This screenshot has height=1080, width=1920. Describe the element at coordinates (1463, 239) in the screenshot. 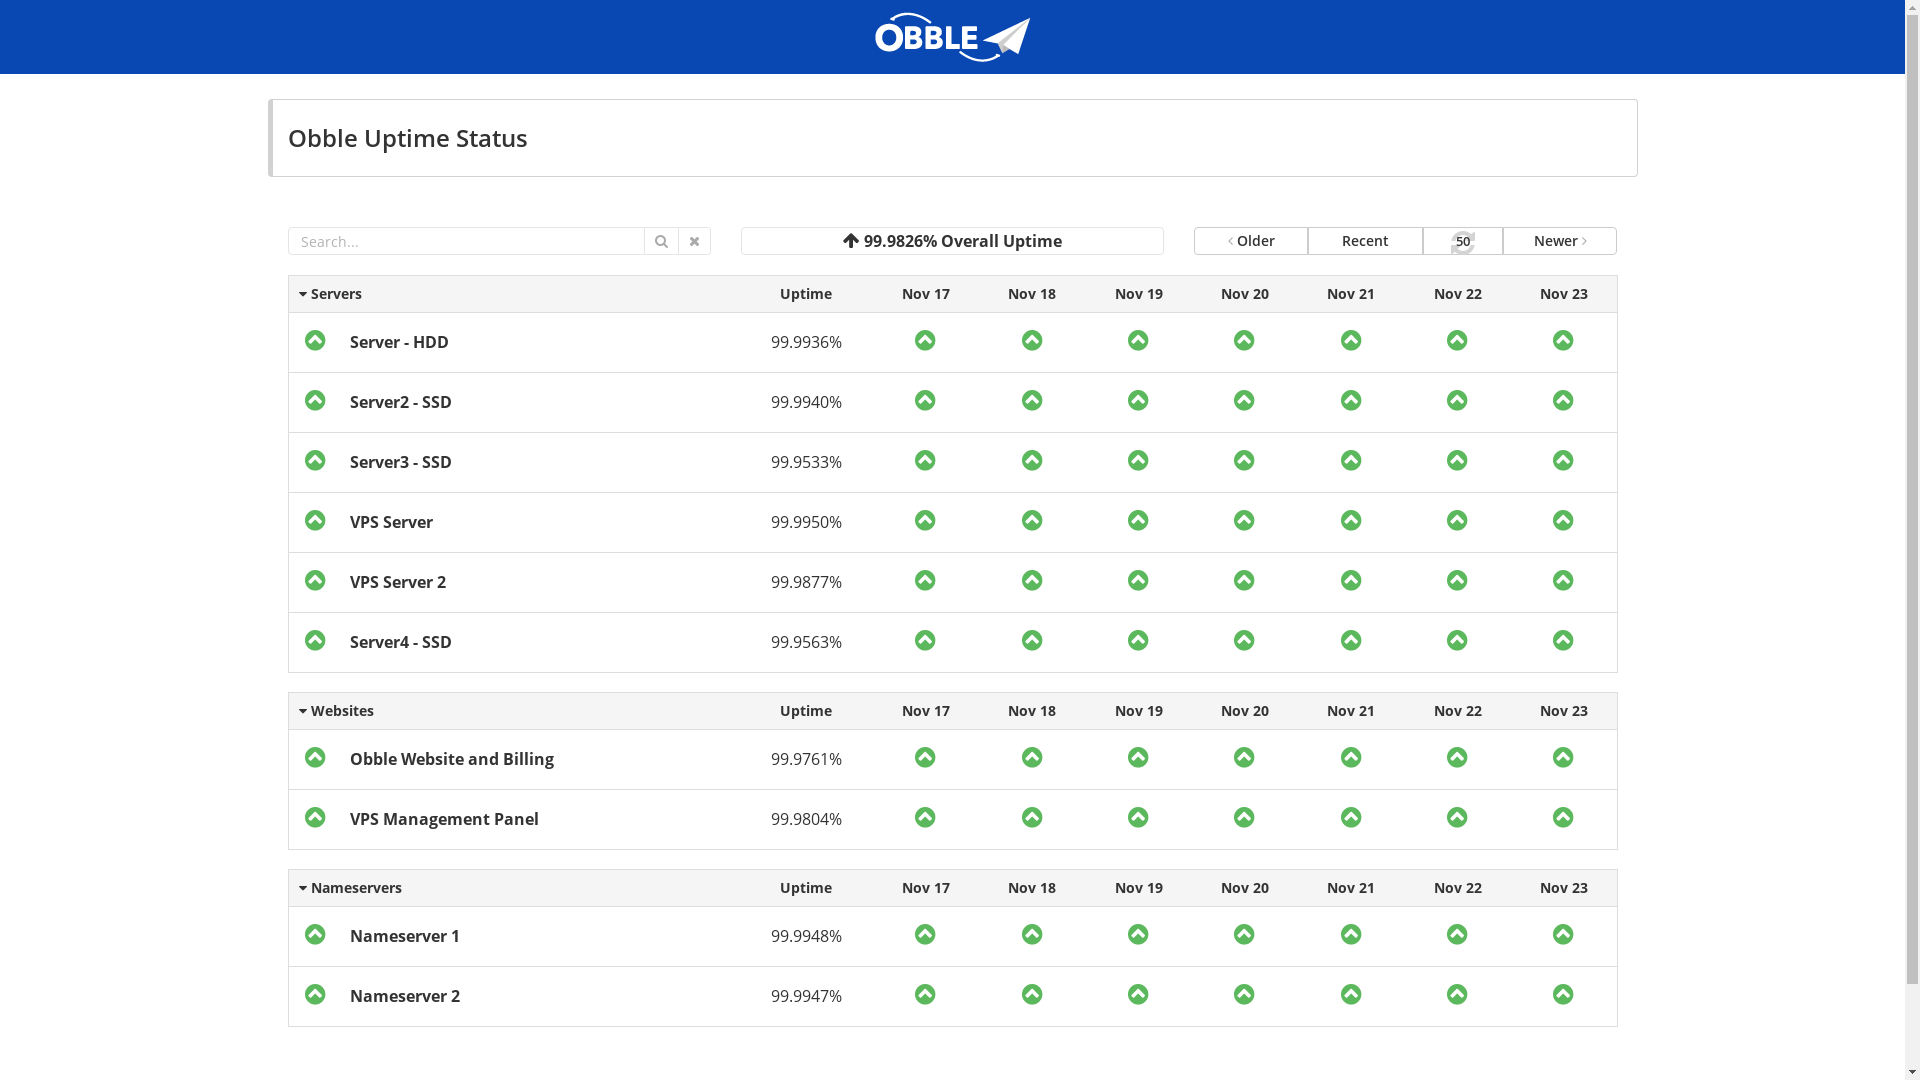

I see `'52'` at that location.